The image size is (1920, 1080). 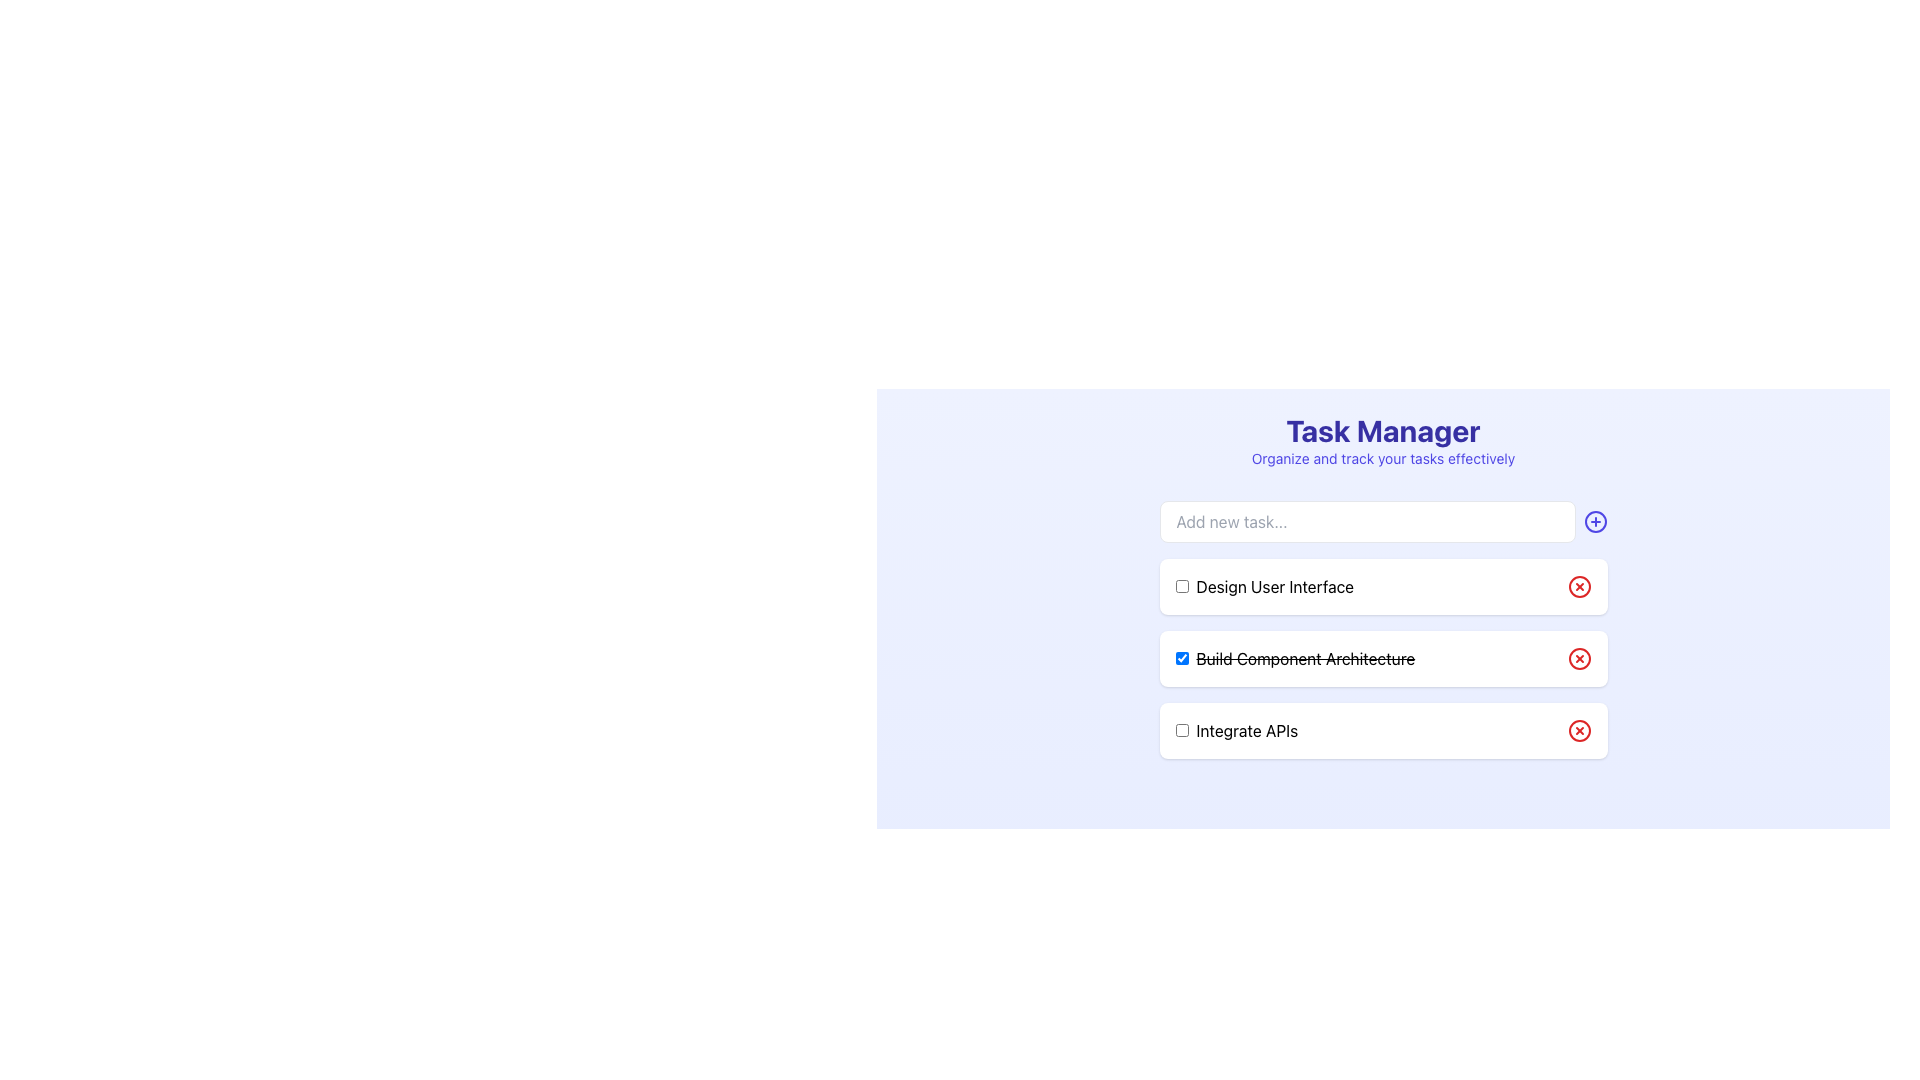 What do you see at coordinates (1274, 585) in the screenshot?
I see `the text label displaying 'Design User Interface.' which is positioned next to a checkbox in the task management interface` at bounding box center [1274, 585].